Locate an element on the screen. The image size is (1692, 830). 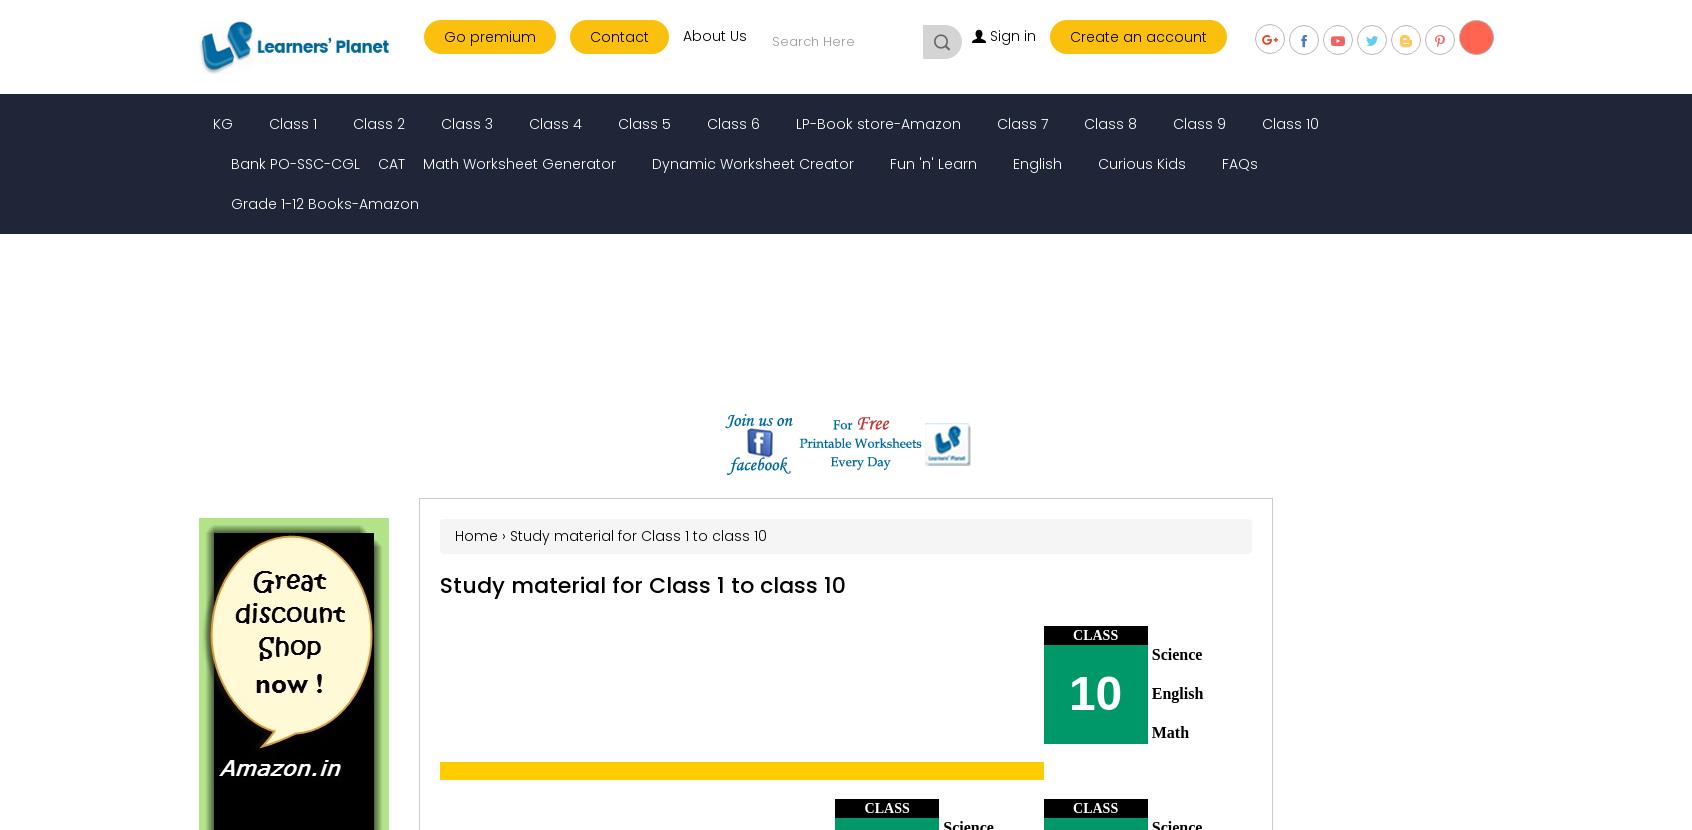
'Sign in' is located at coordinates (988, 35).